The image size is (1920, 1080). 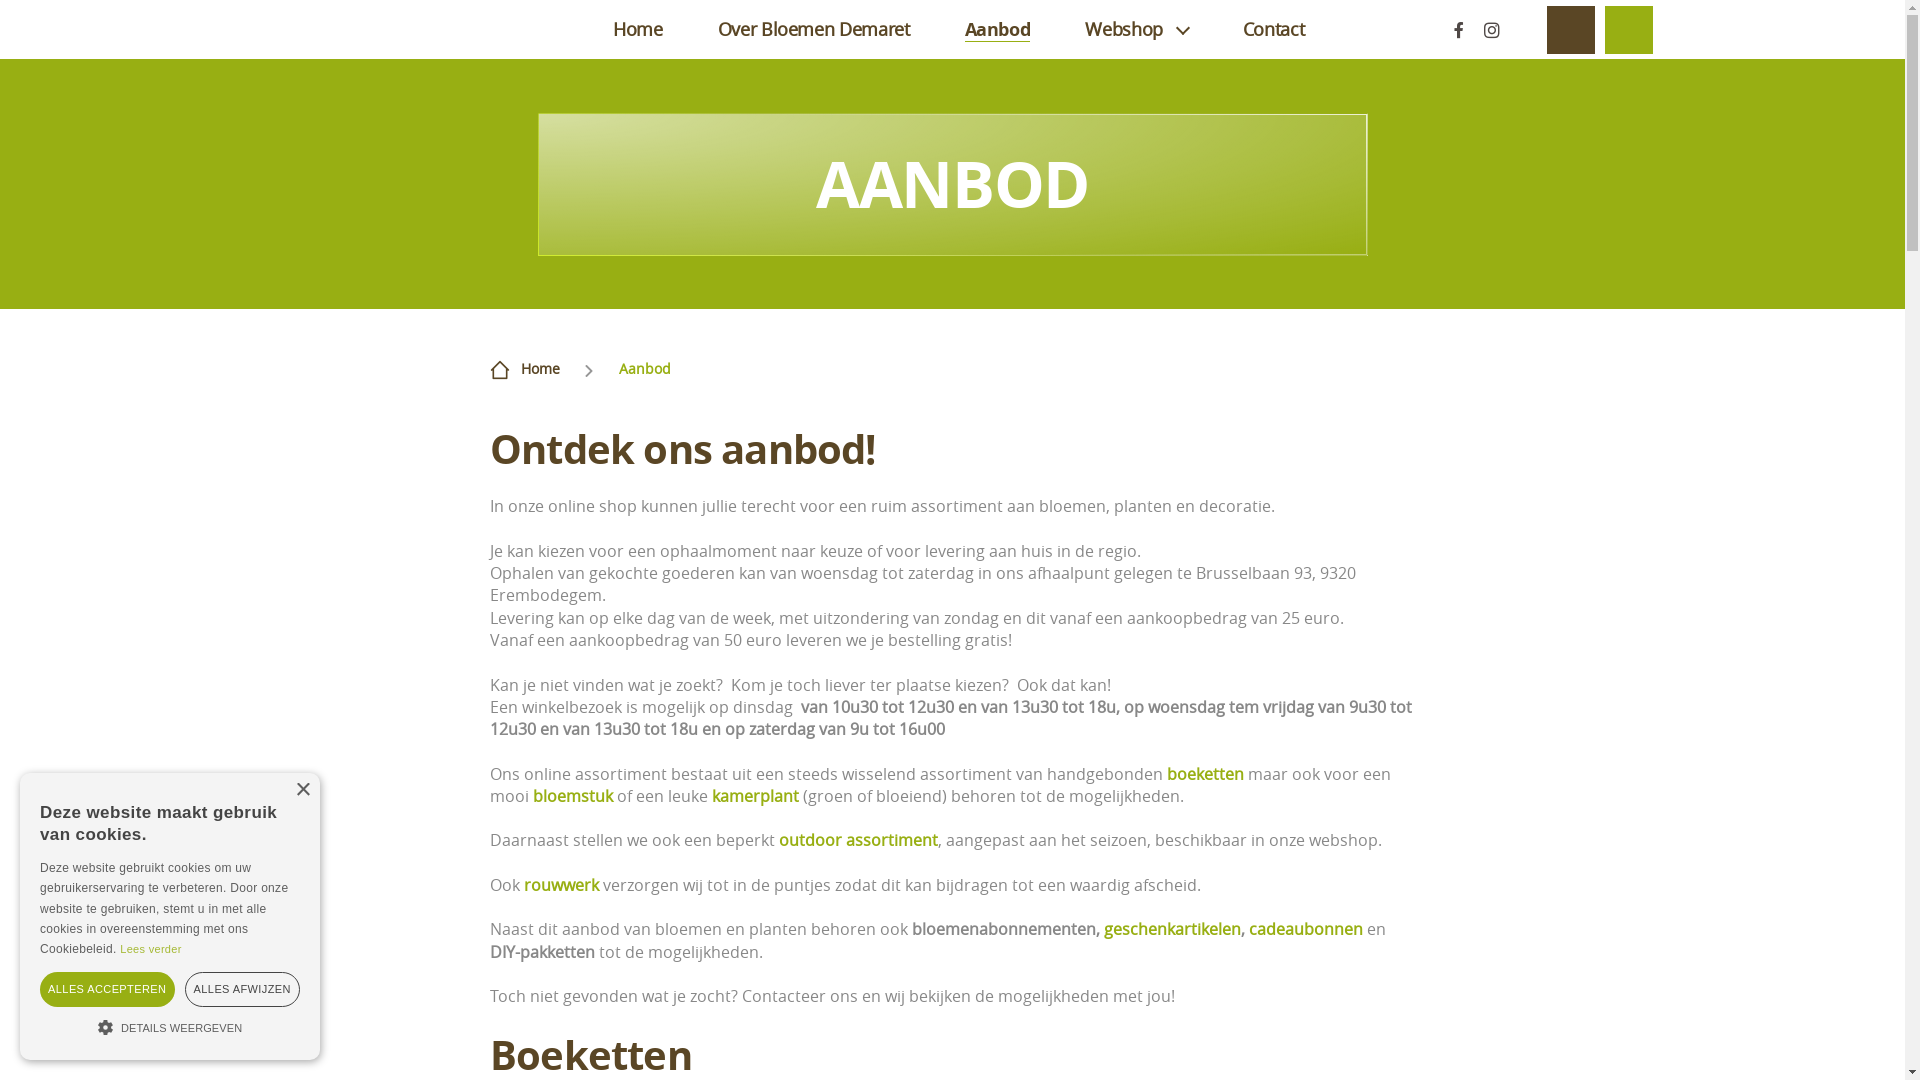 What do you see at coordinates (1490, 29) in the screenshot?
I see `'Instagram'` at bounding box center [1490, 29].